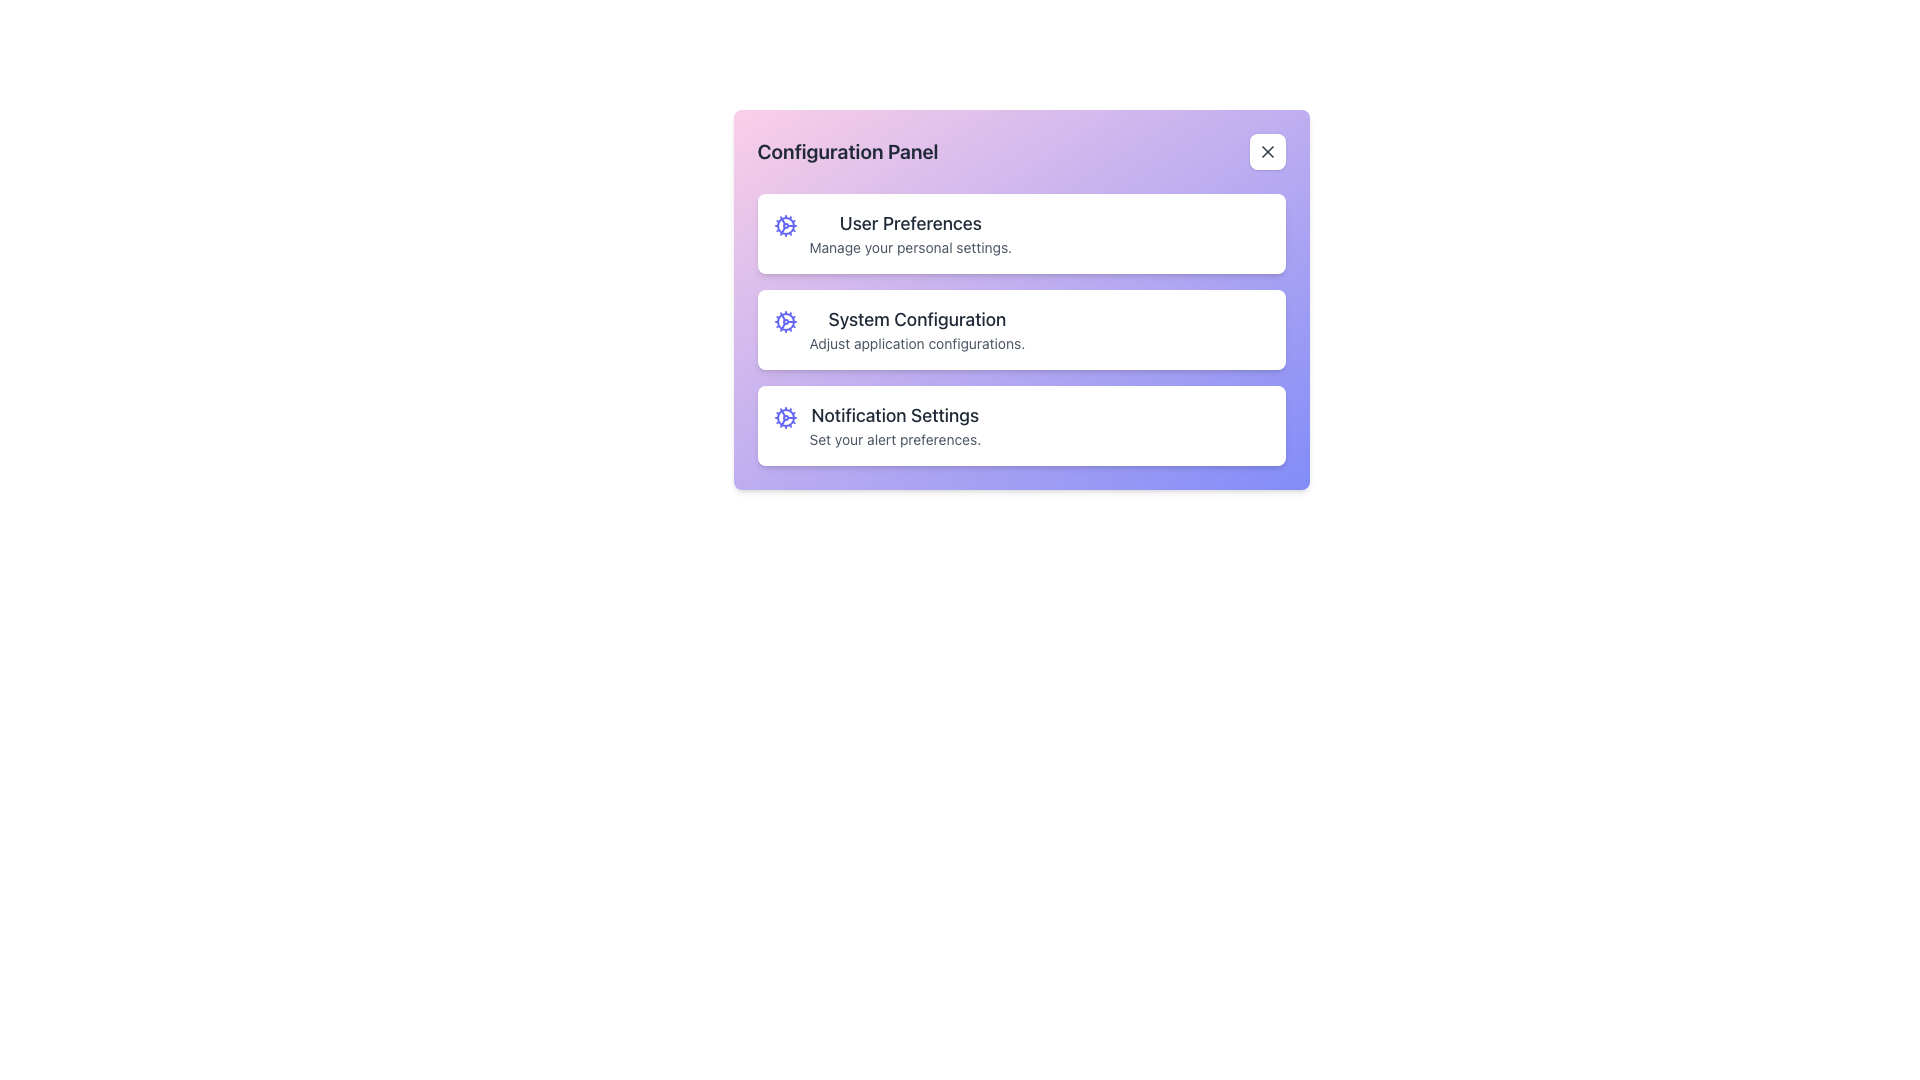 This screenshot has height=1080, width=1920. What do you see at coordinates (1021, 300) in the screenshot?
I see `the 'System Configuration' button, which is a rectangular button with a gear icon and text, located in the 'Configuration Panel' beneath 'User Preferences'` at bounding box center [1021, 300].